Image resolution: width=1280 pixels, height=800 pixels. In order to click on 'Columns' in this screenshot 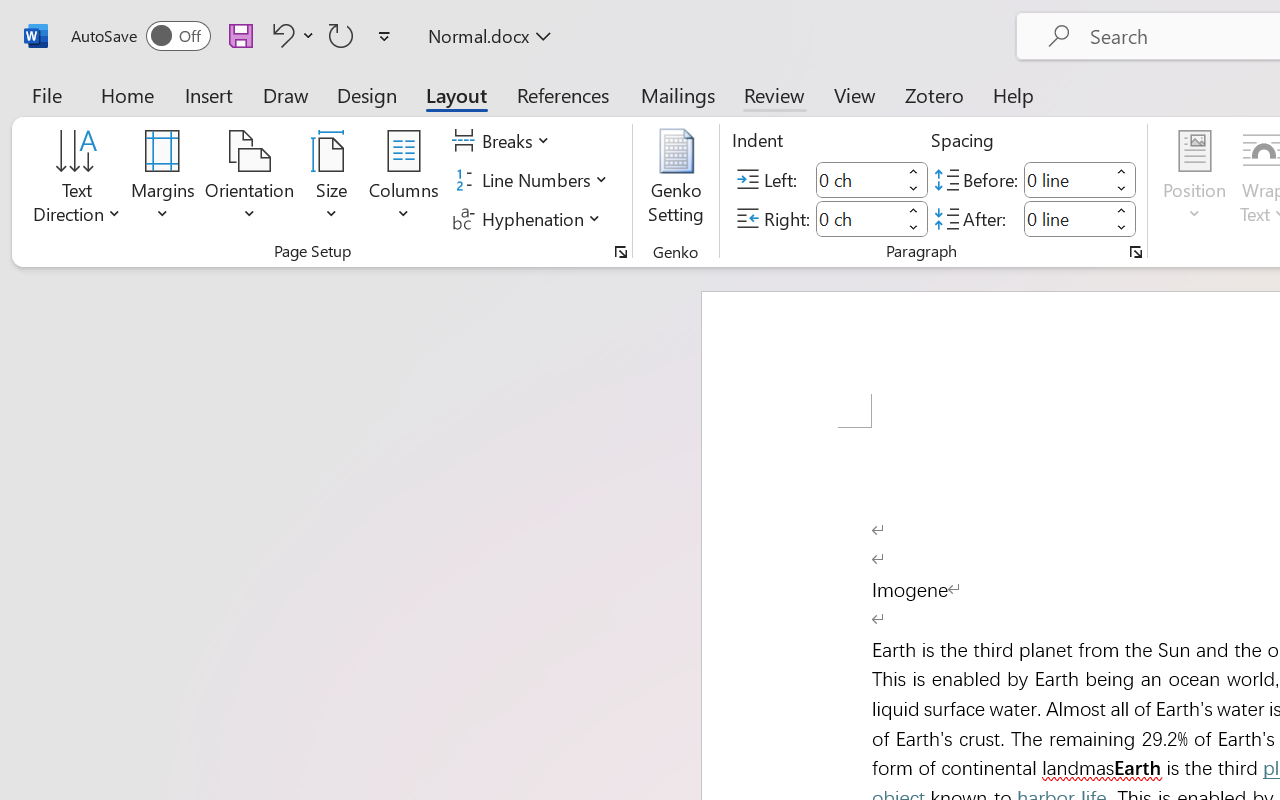, I will do `click(403, 179)`.